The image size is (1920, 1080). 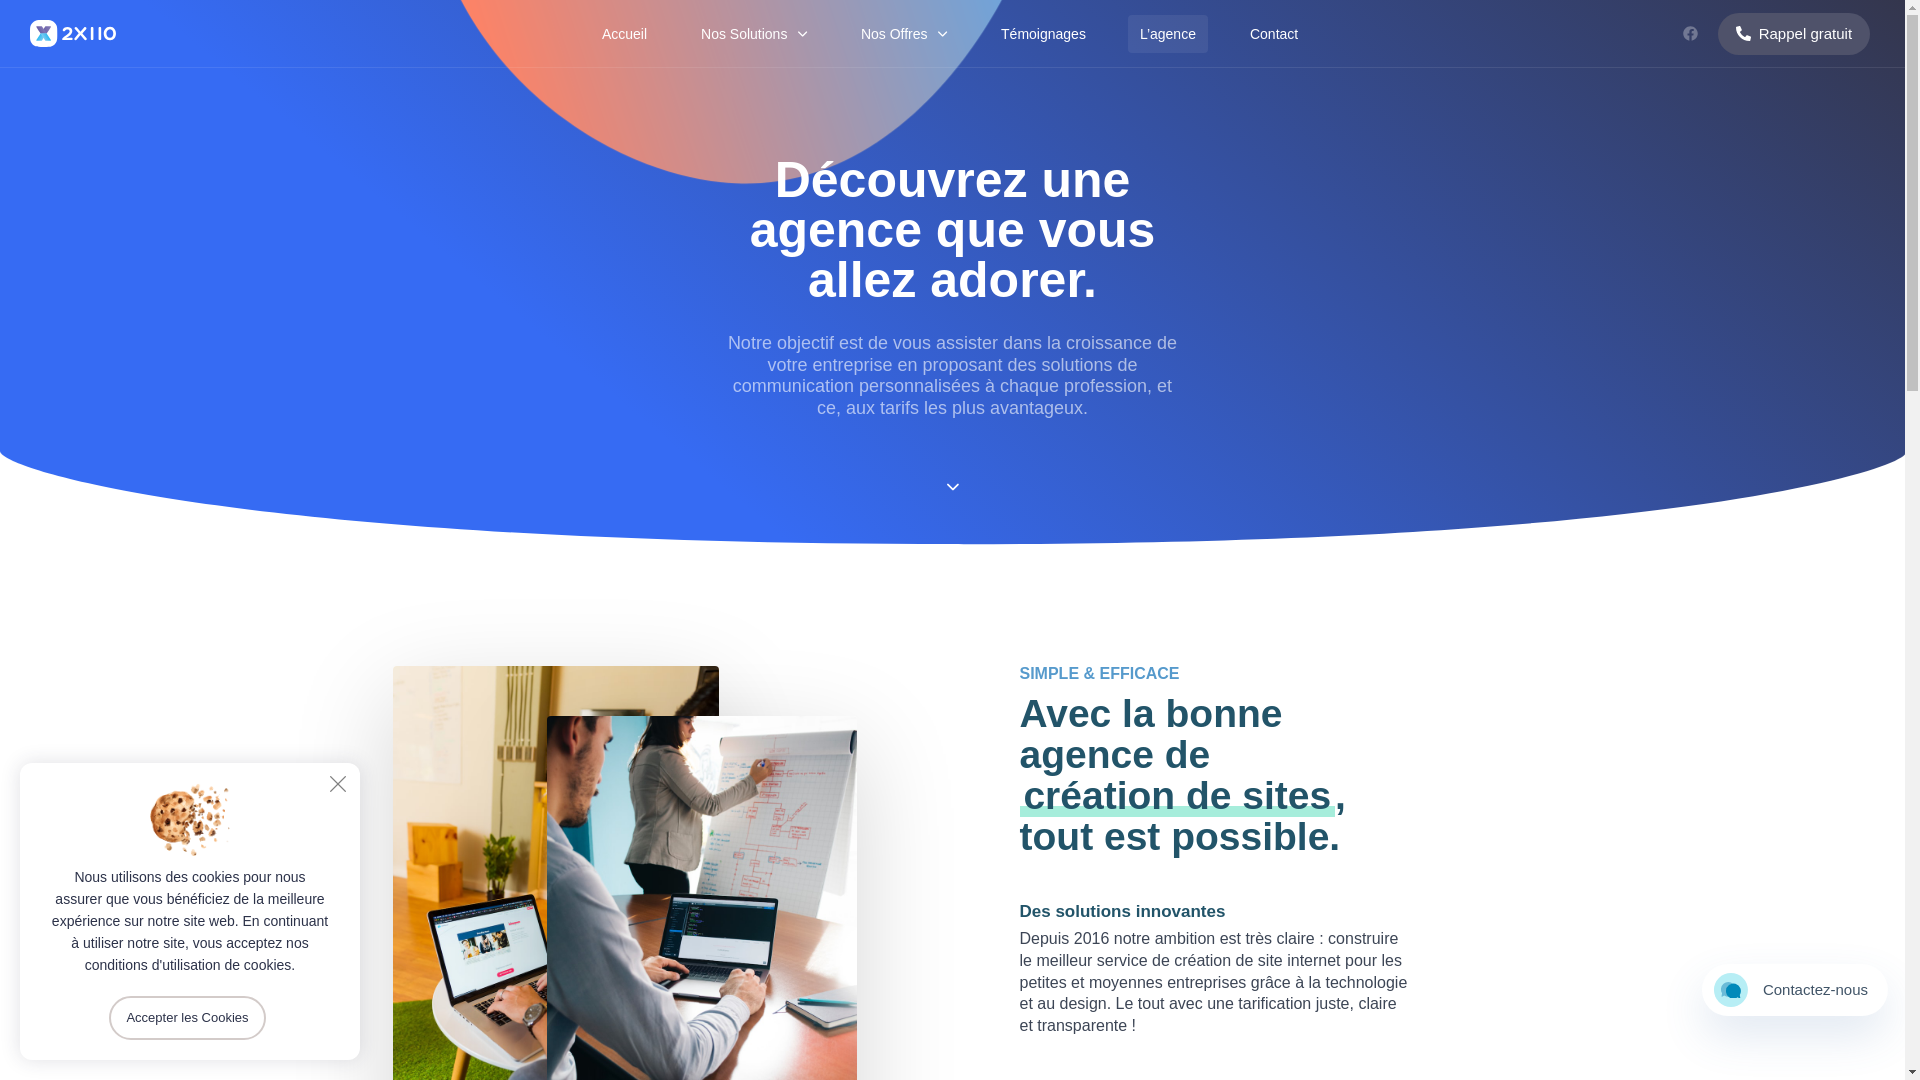 What do you see at coordinates (187, 1018) in the screenshot?
I see `'Accepter les Cookies'` at bounding box center [187, 1018].